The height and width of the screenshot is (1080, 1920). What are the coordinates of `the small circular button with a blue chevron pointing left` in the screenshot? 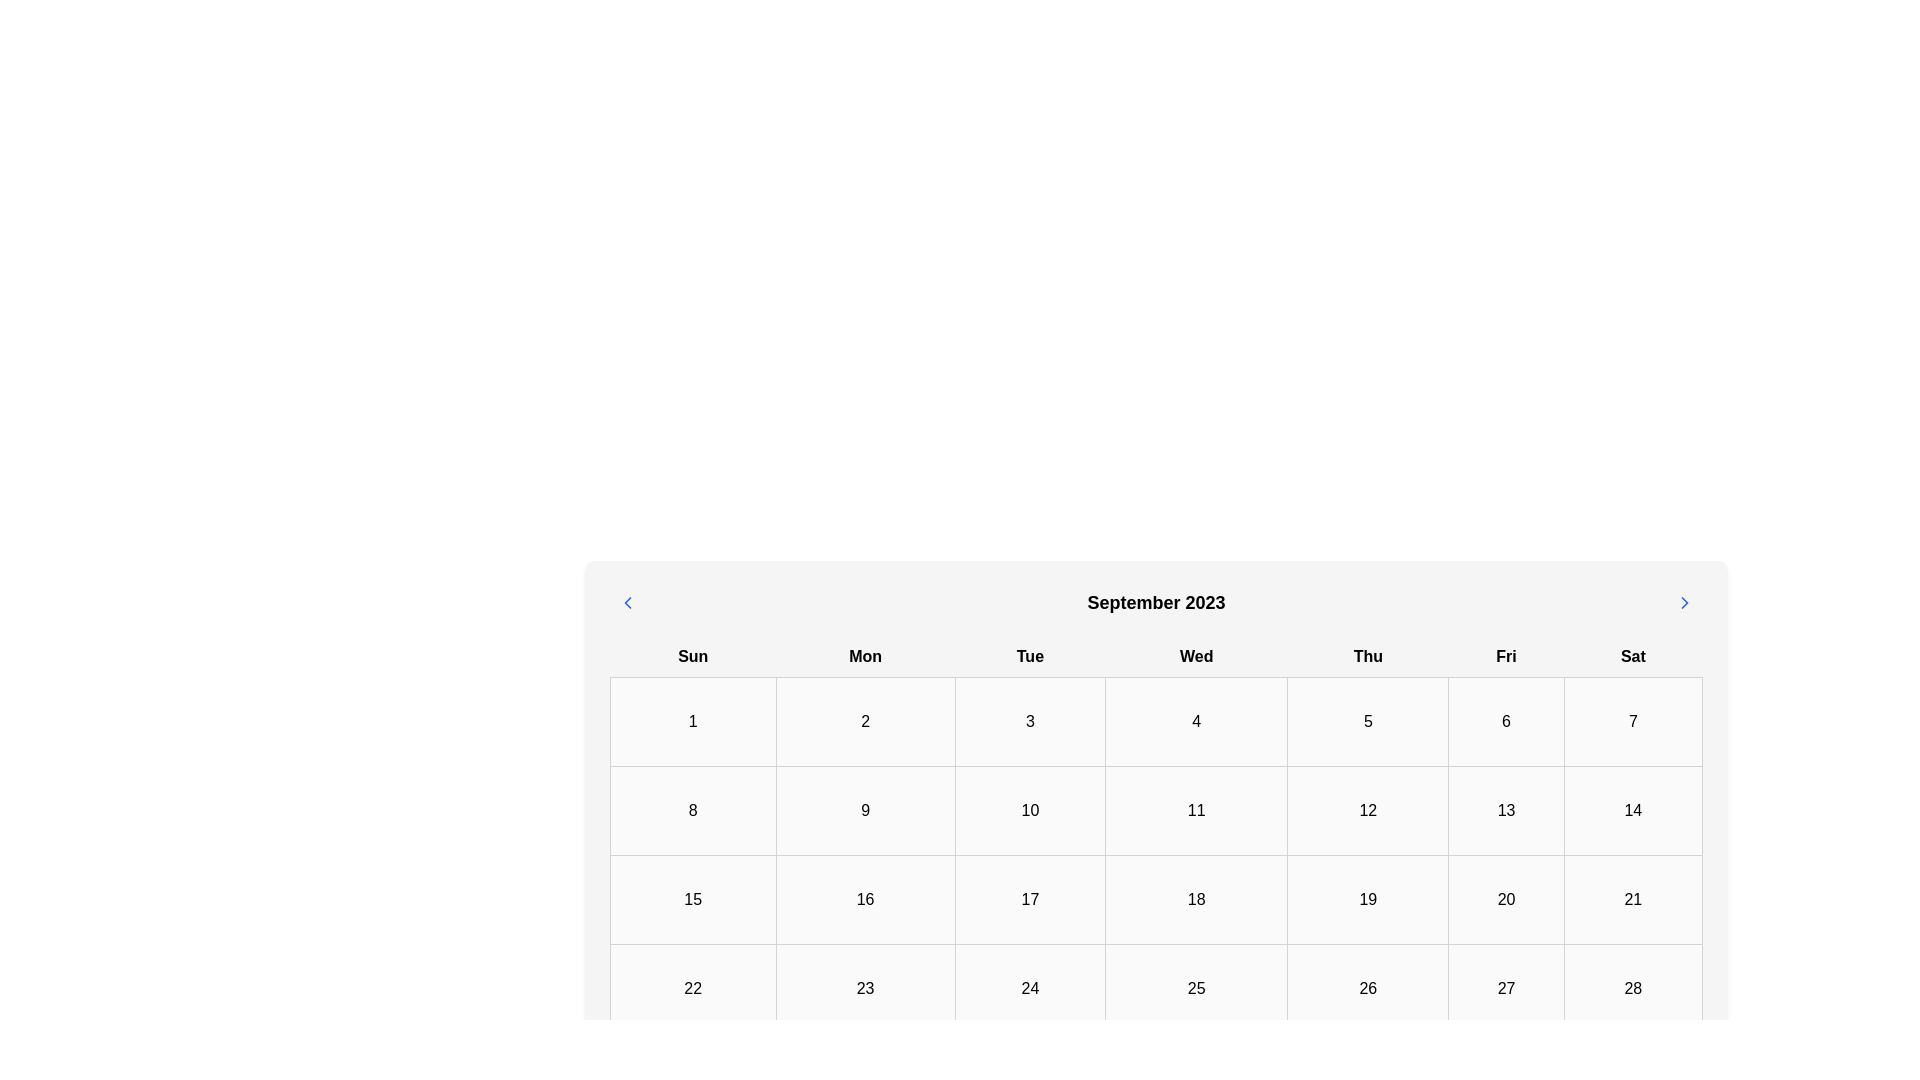 It's located at (627, 601).